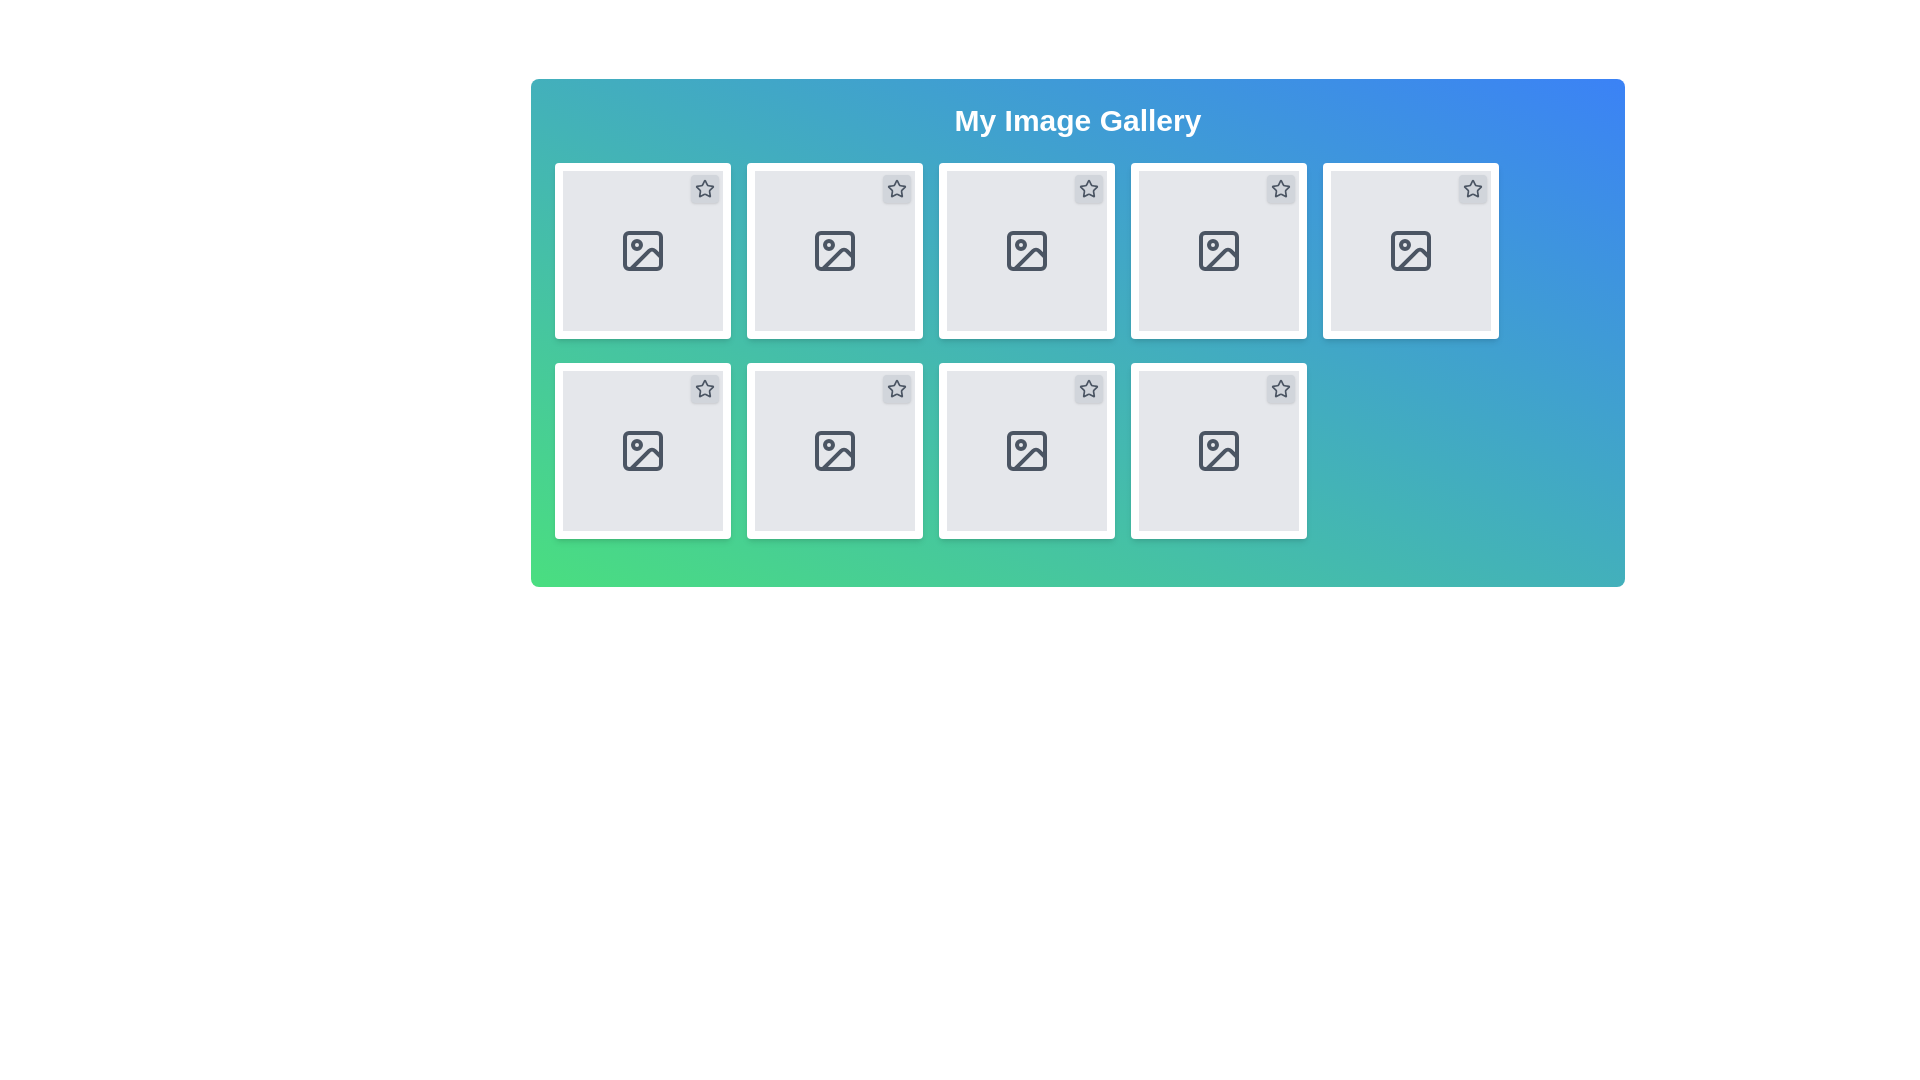  I want to click on the star-shaped icon with a gray outline and filled background located in the top-right corner of the last image tile in the image gallery, so click(1473, 188).